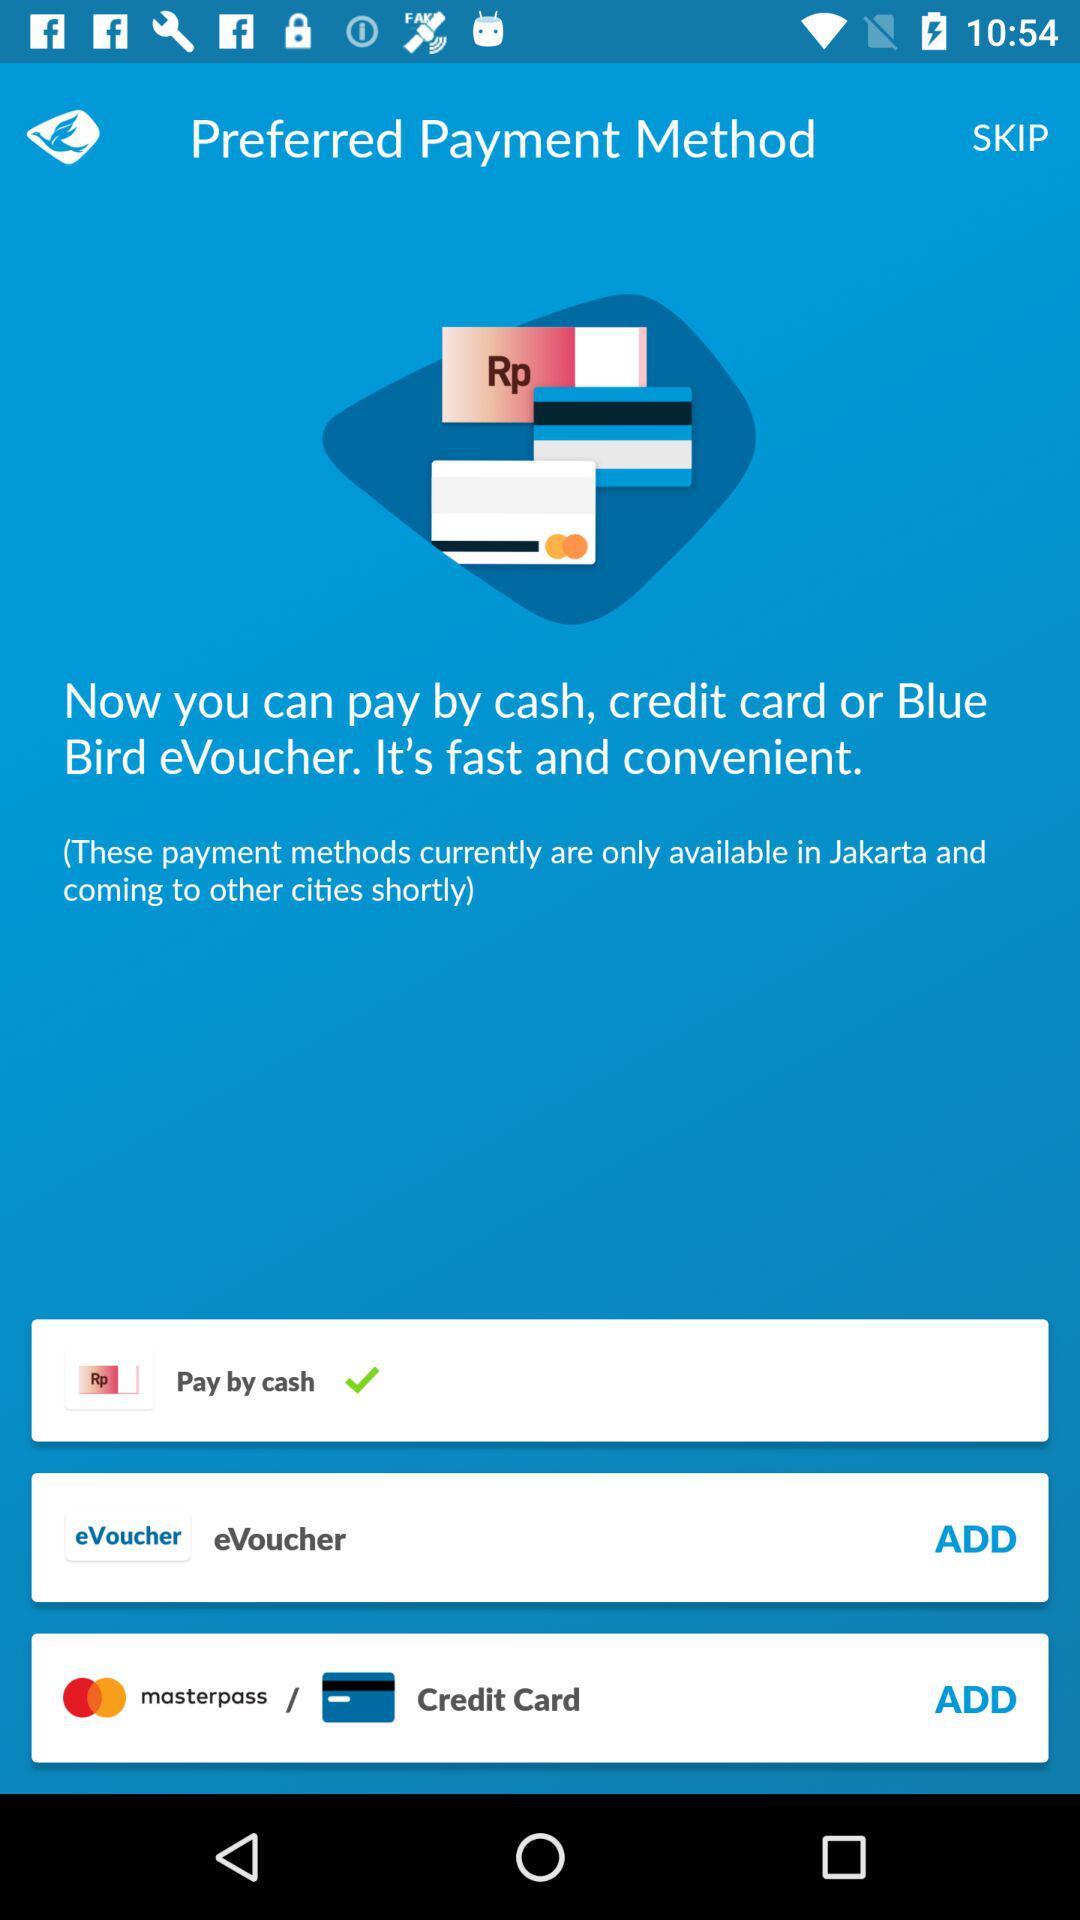  I want to click on item at the top left corner, so click(72, 135).